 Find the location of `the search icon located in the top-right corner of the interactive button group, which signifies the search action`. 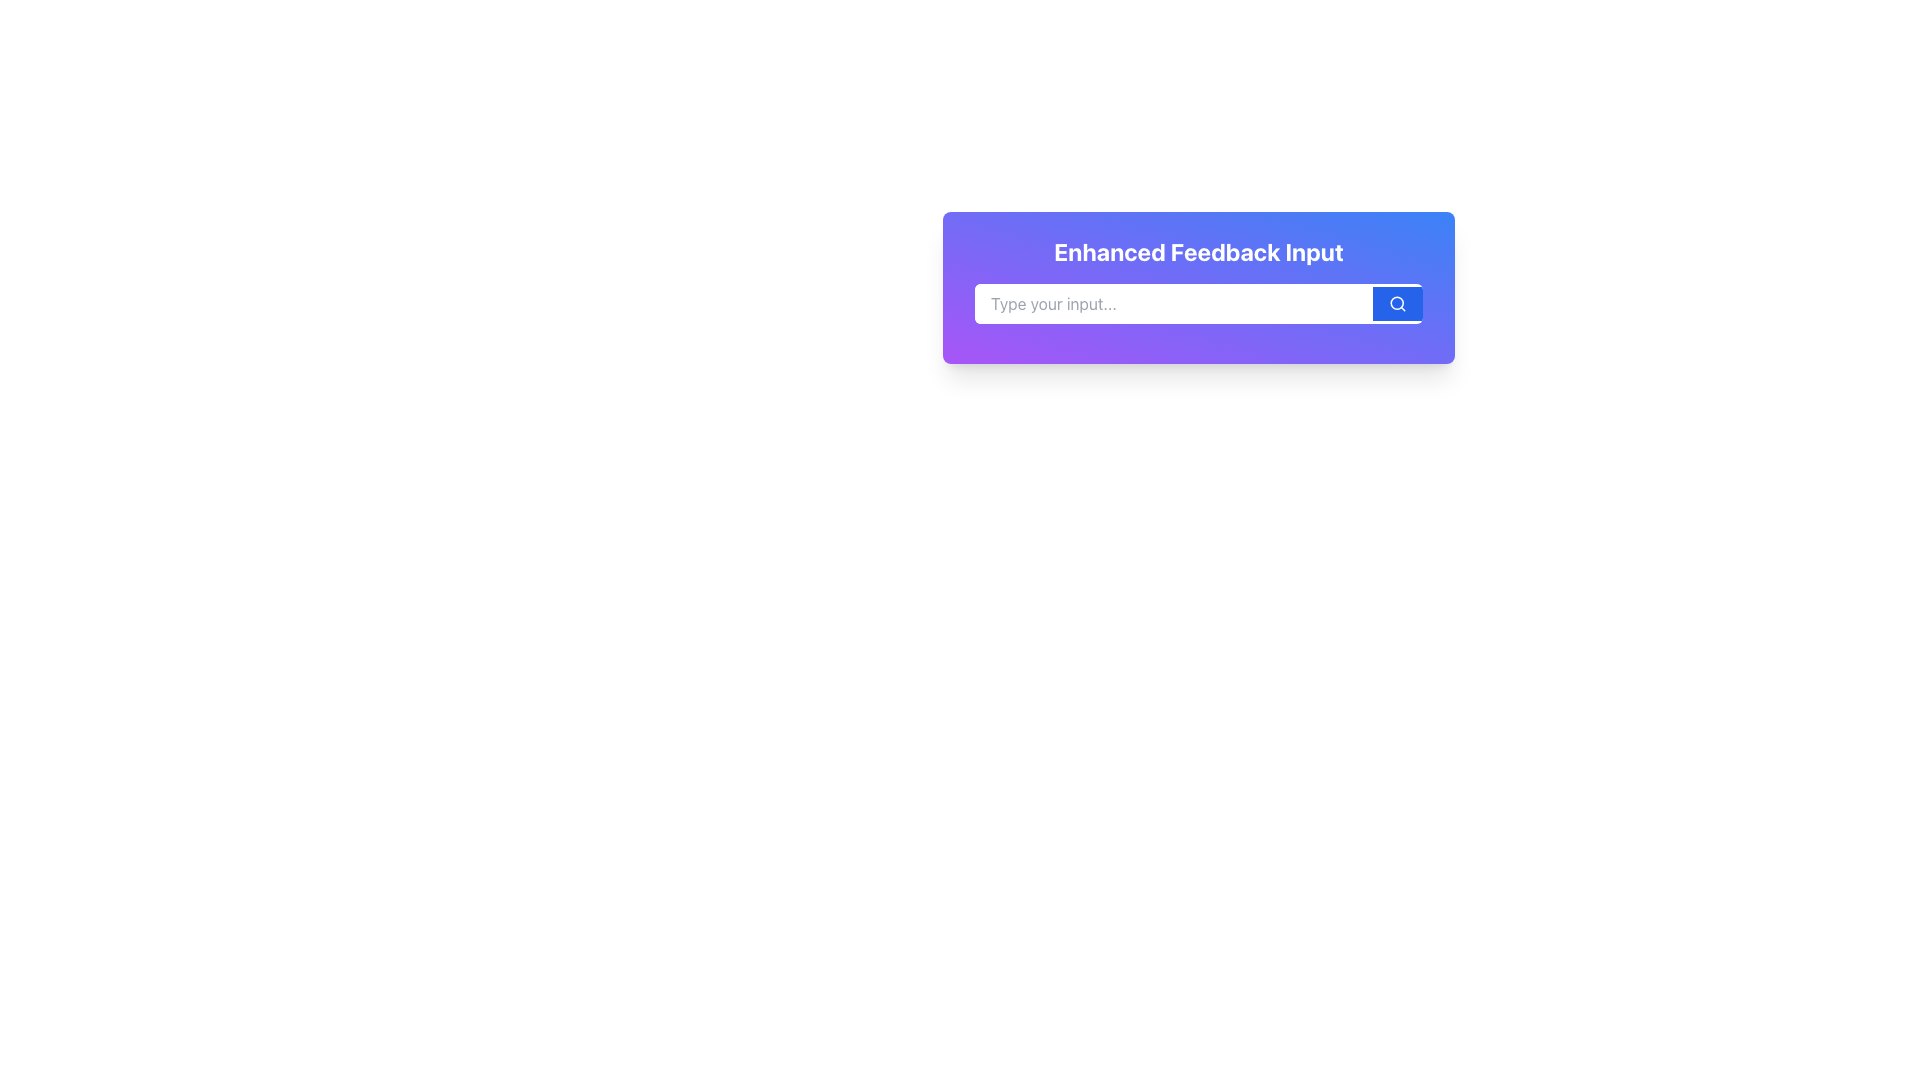

the search icon located in the top-right corner of the interactive button group, which signifies the search action is located at coordinates (1396, 304).